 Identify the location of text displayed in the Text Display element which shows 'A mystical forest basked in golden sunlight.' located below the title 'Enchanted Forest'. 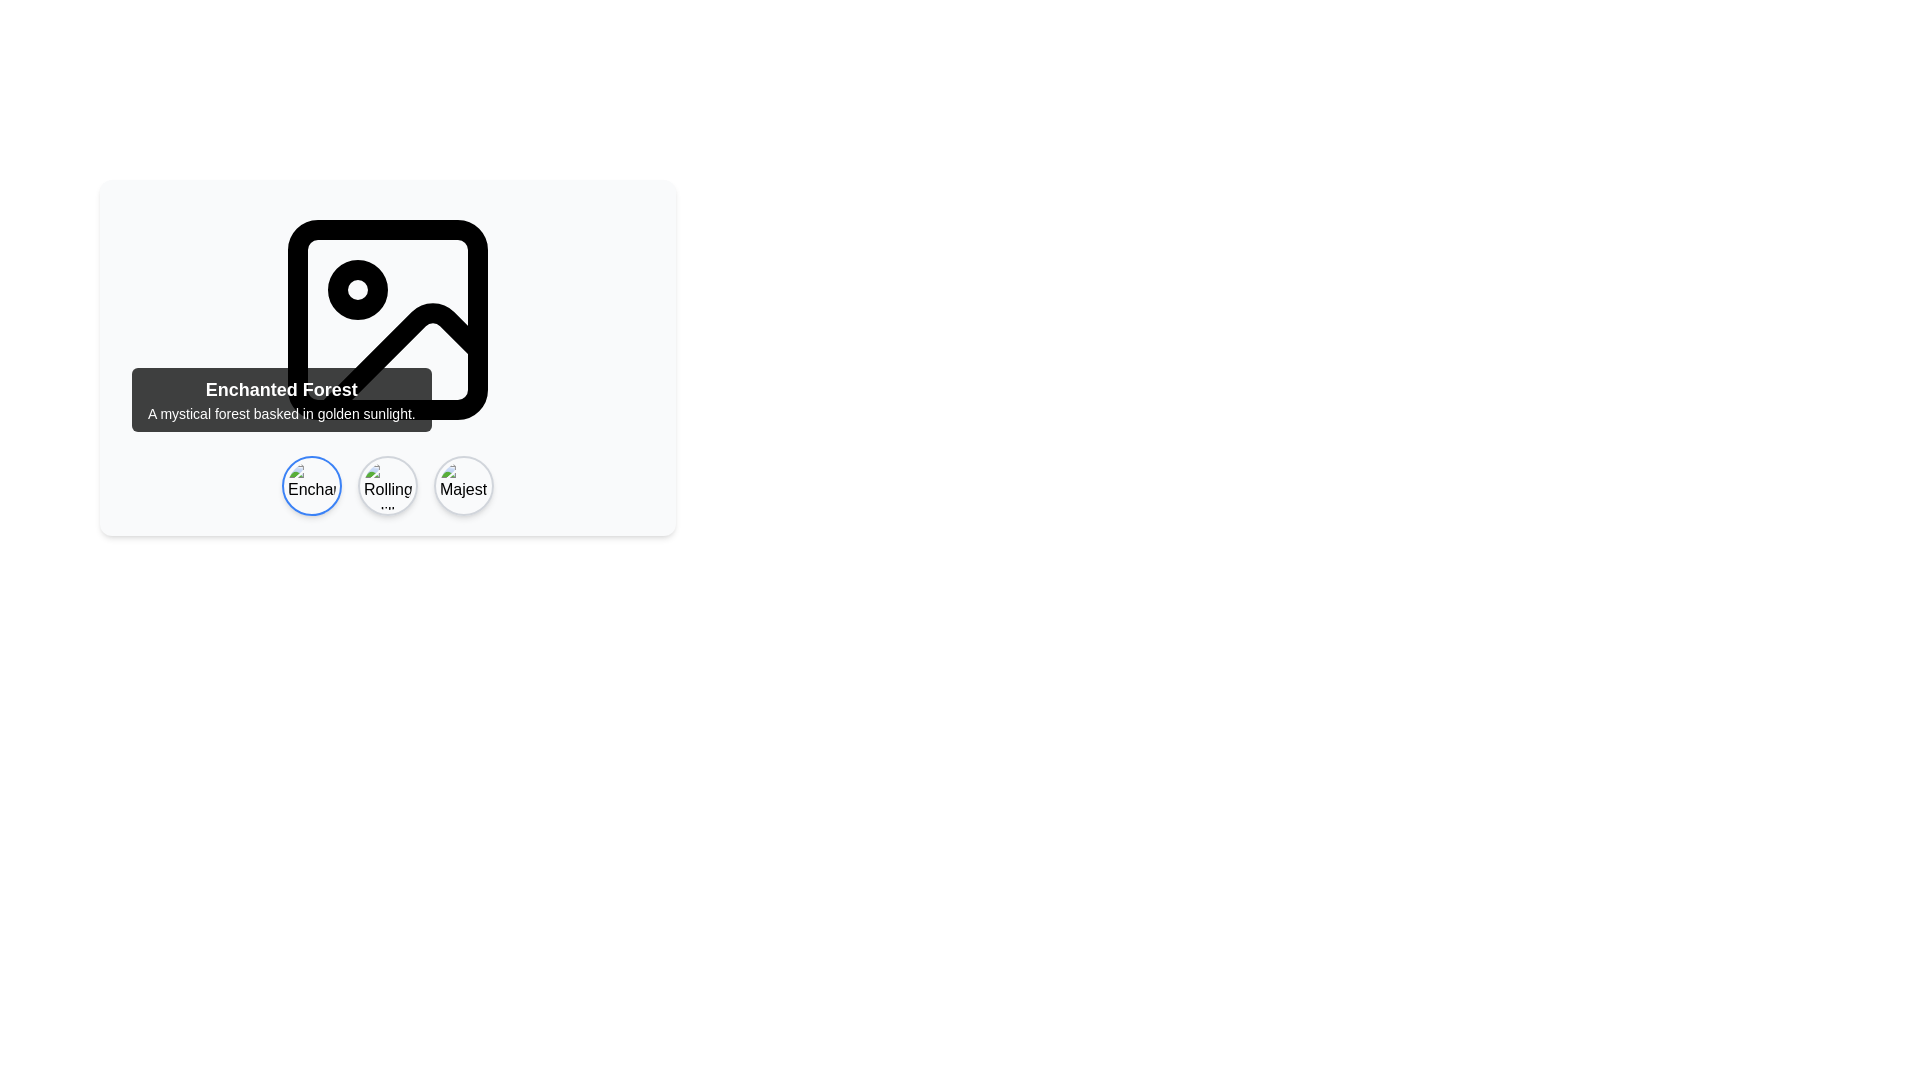
(280, 412).